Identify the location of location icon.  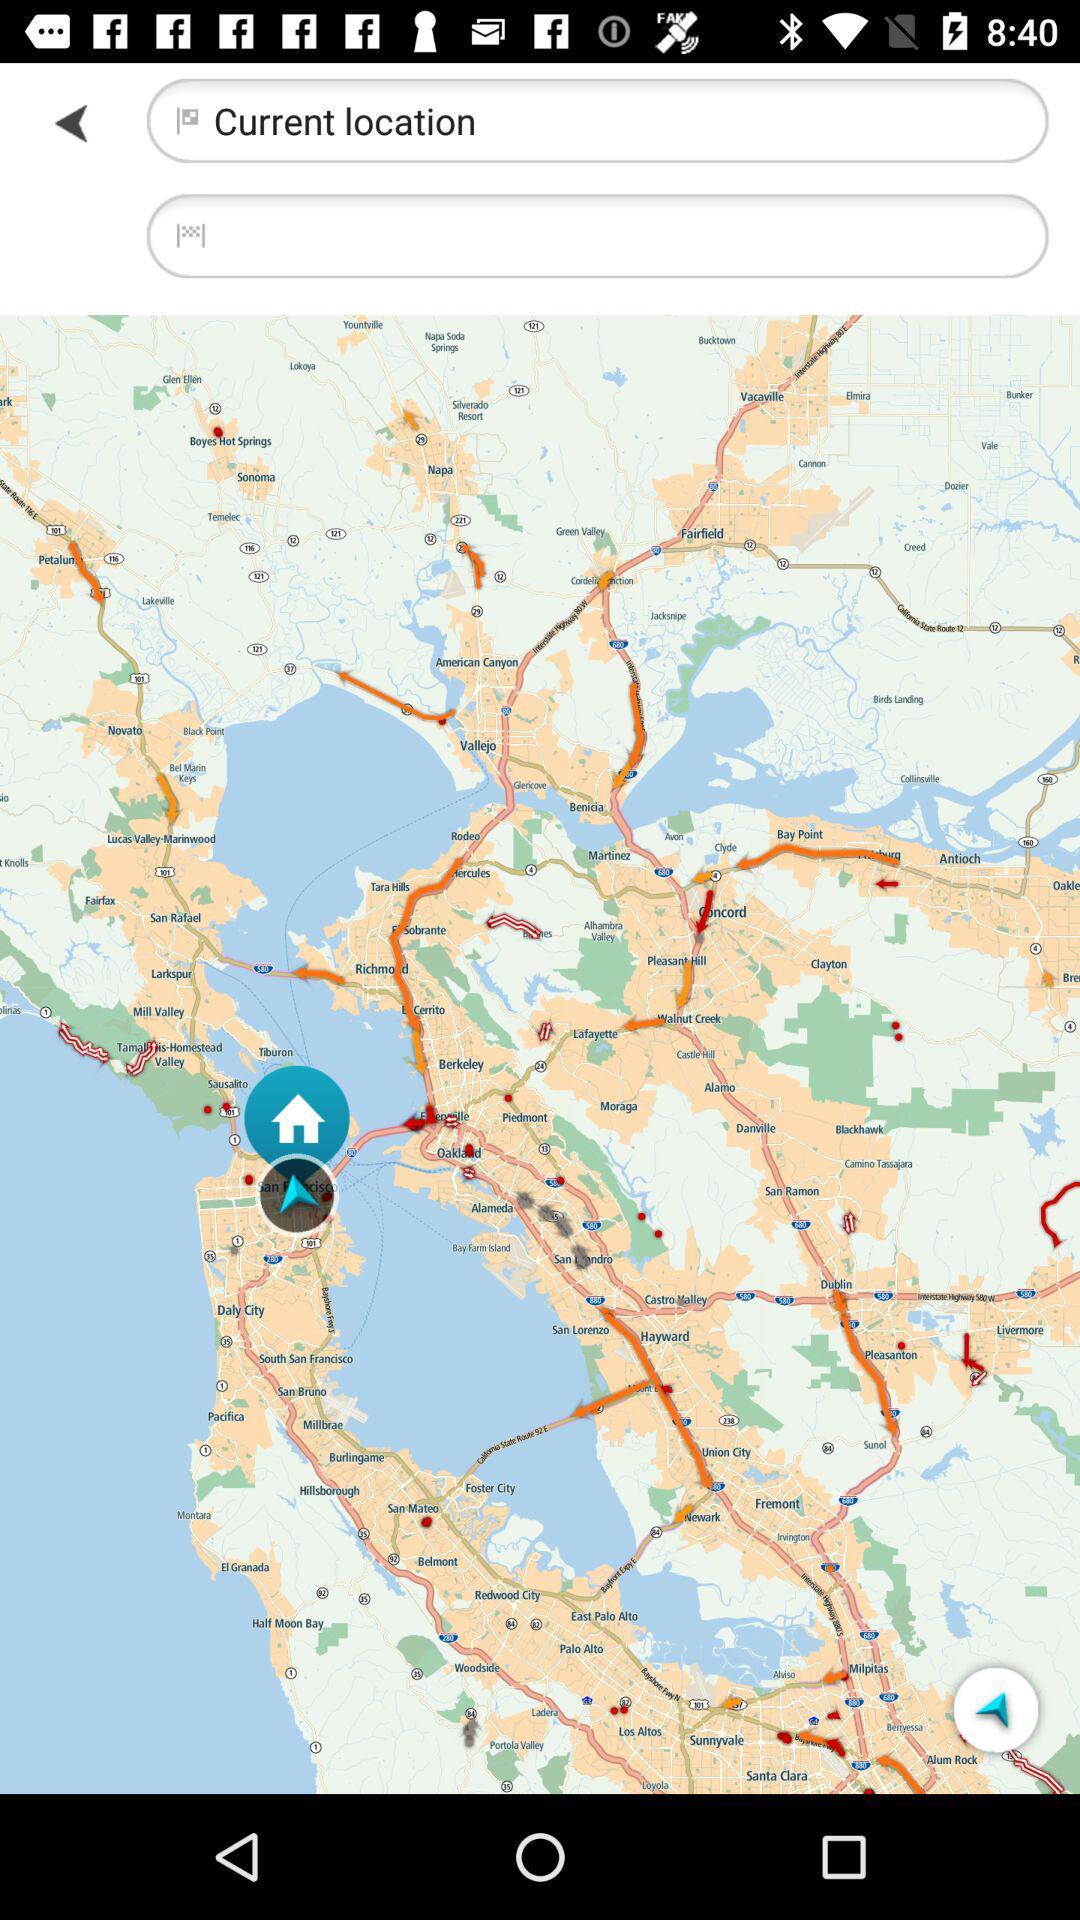
(995, 1708).